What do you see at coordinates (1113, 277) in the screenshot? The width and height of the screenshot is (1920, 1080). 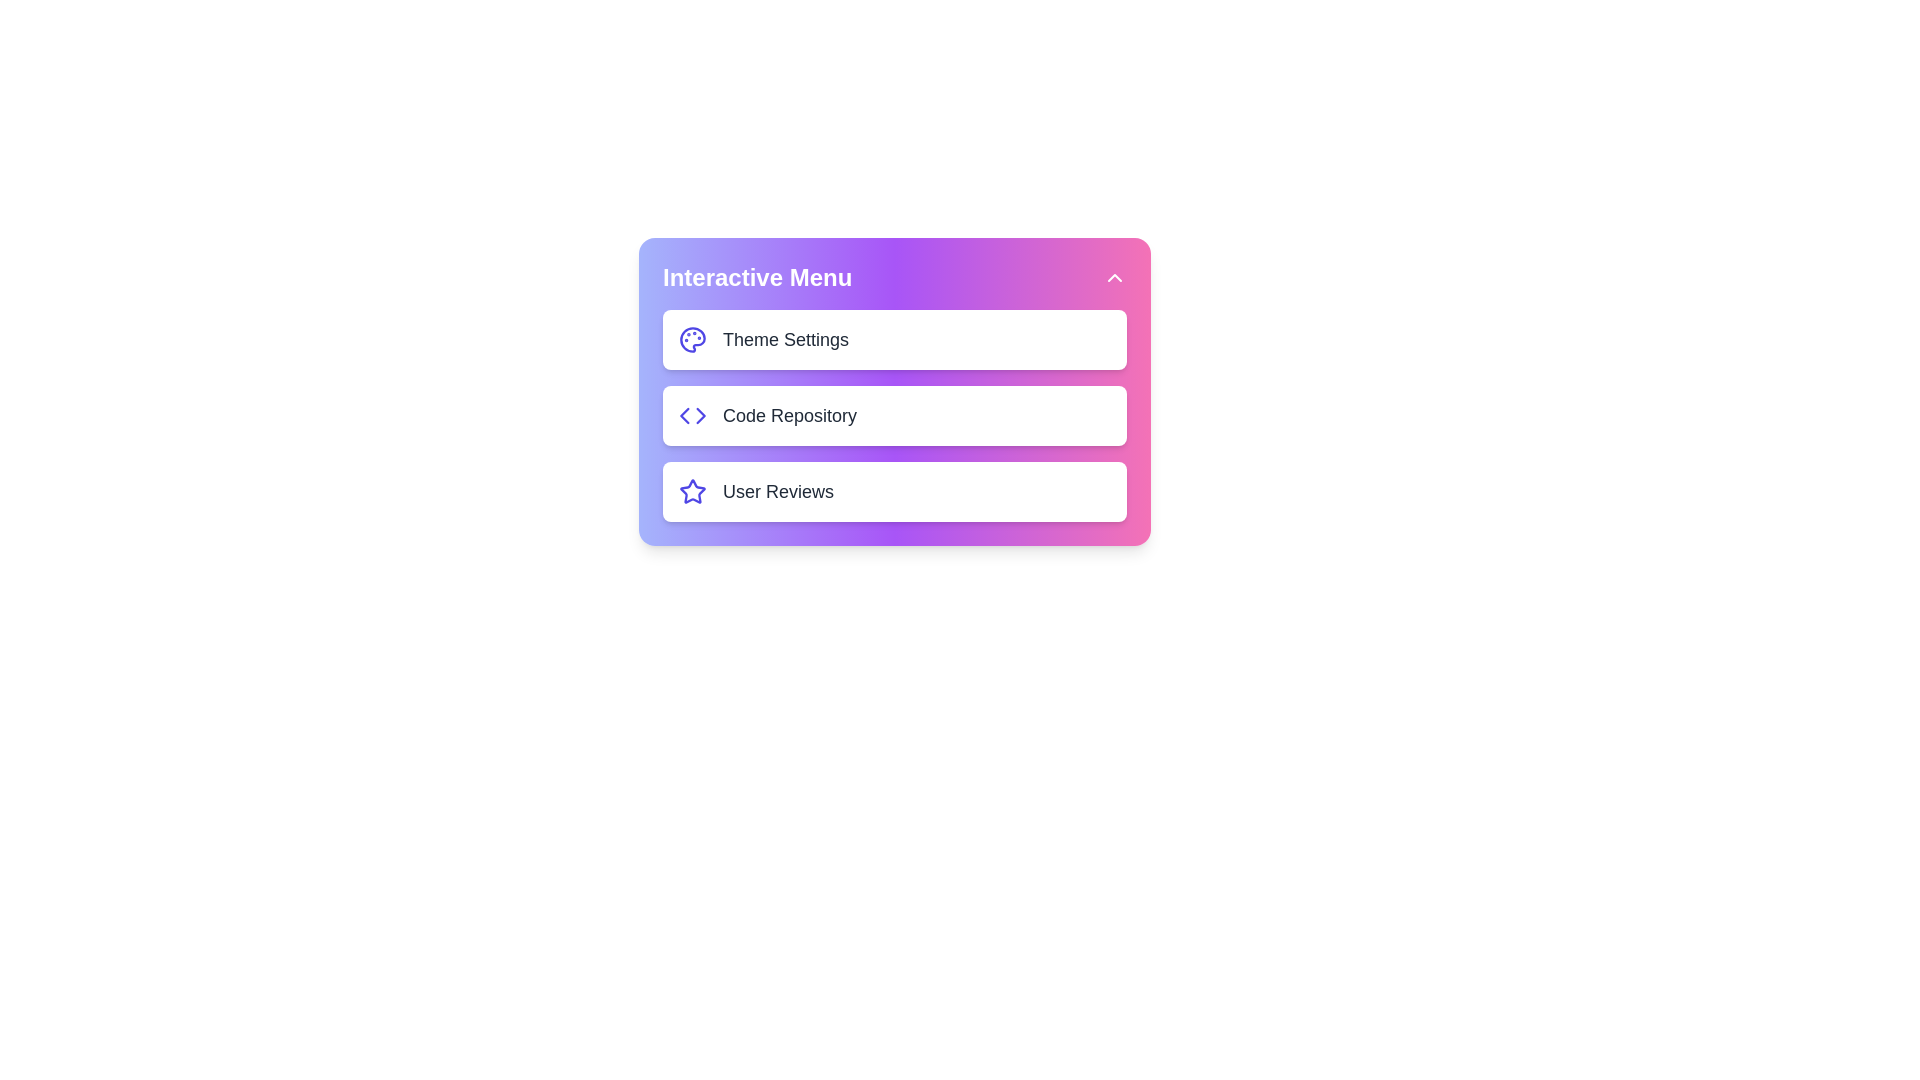 I see `the chevron button to toggle the menu visibility` at bounding box center [1113, 277].